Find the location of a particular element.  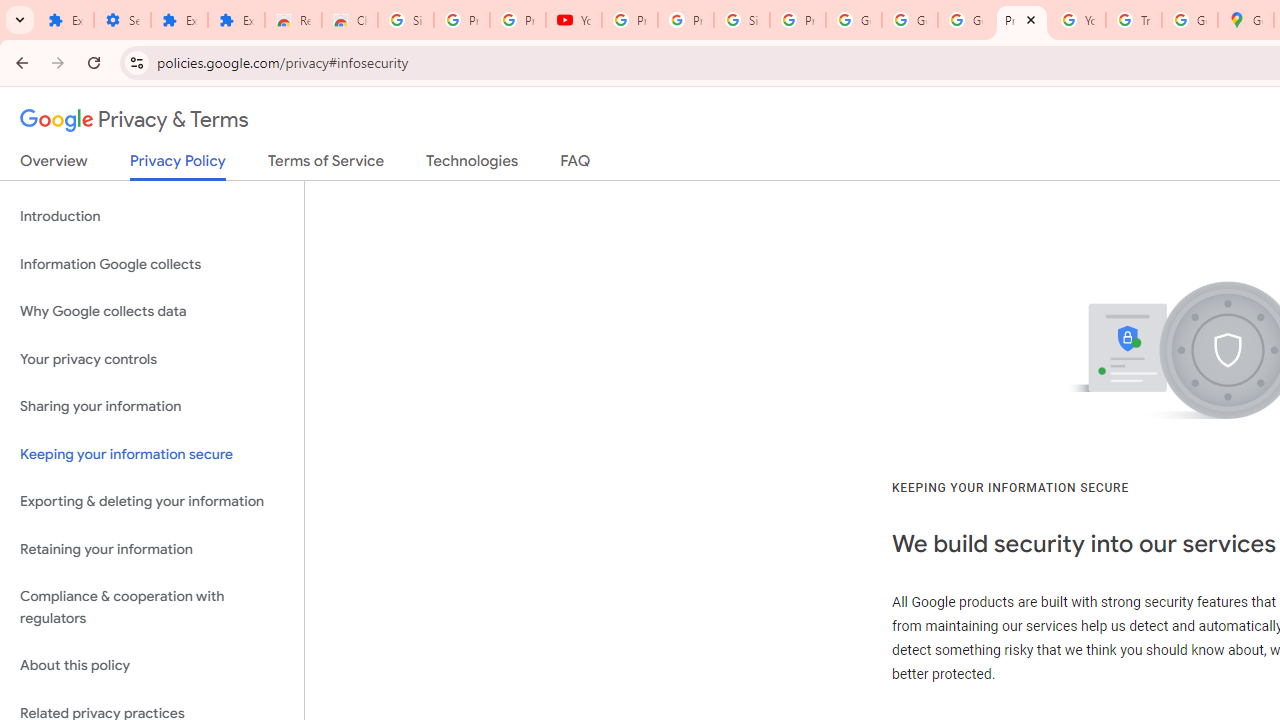

'Compliance & cooperation with regulators' is located at coordinates (151, 607).